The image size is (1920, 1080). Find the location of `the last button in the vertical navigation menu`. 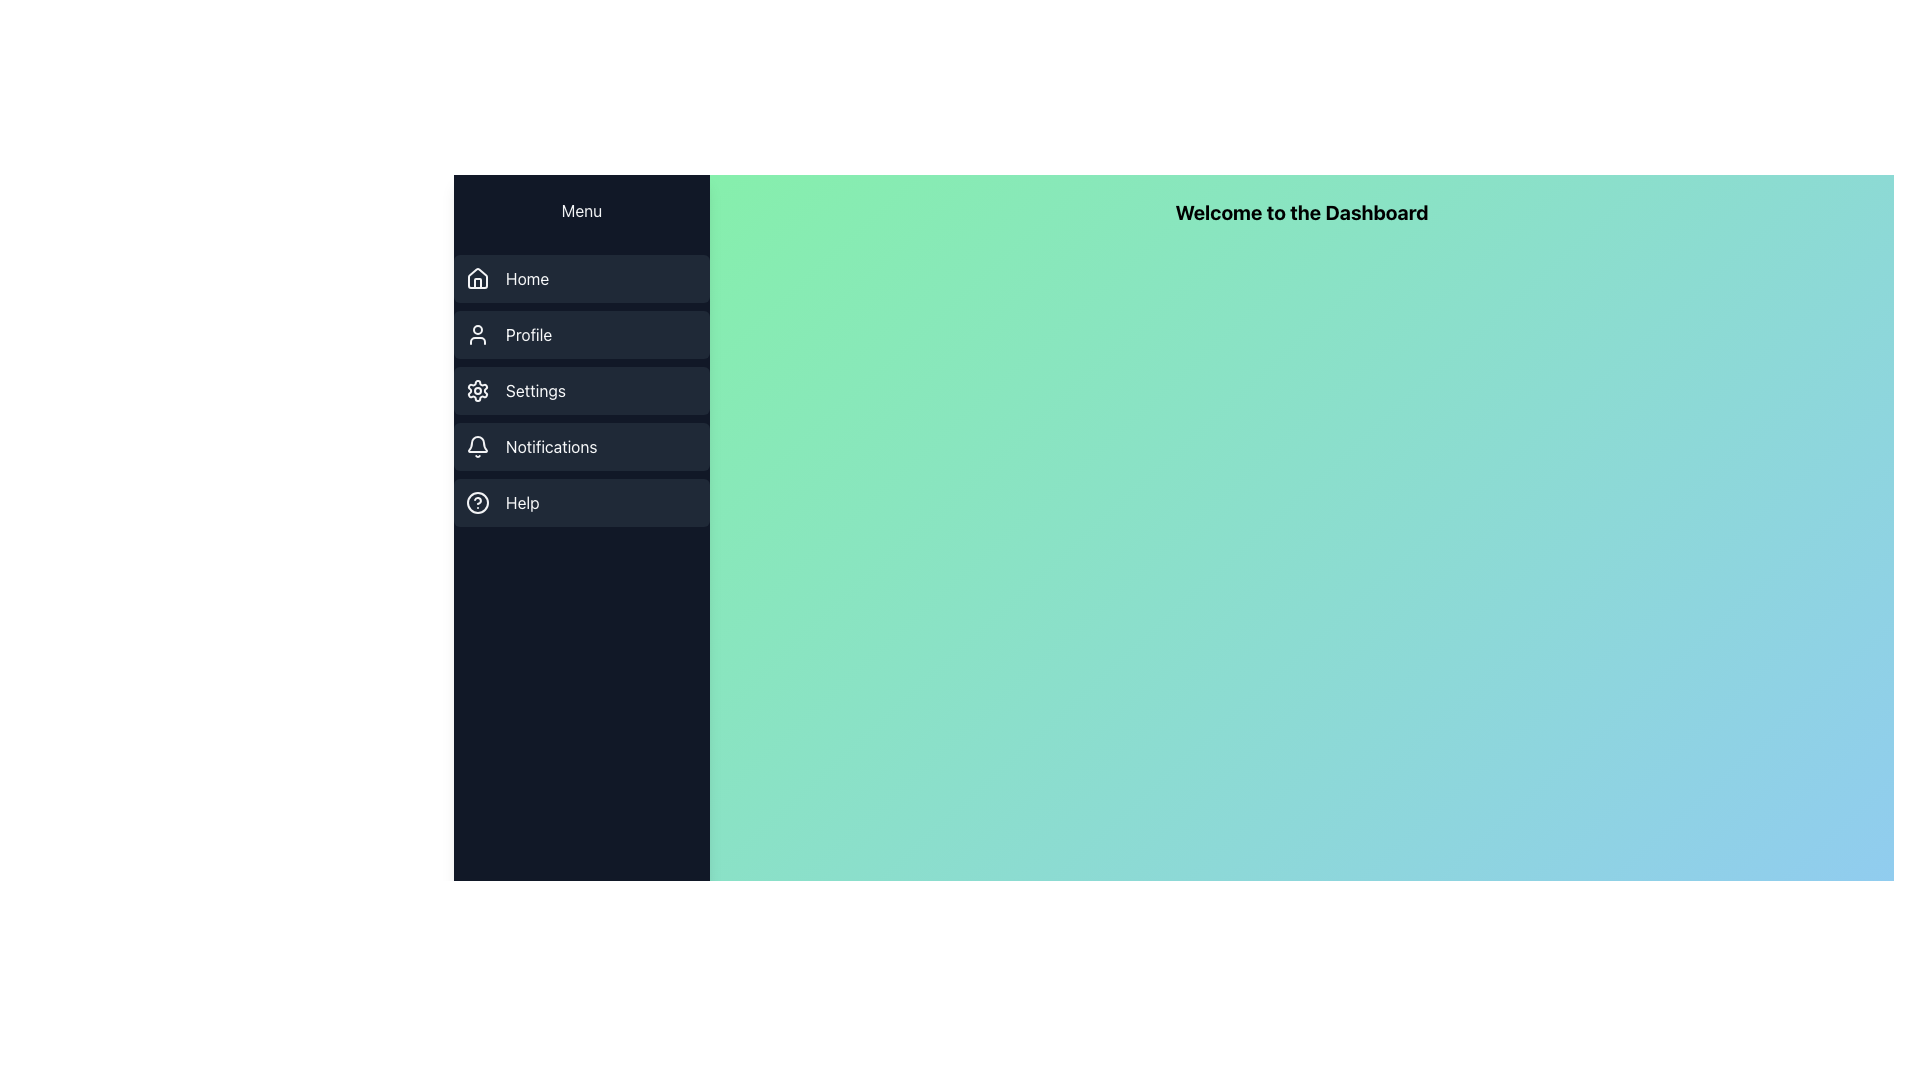

the last button in the vertical navigation menu is located at coordinates (580, 501).